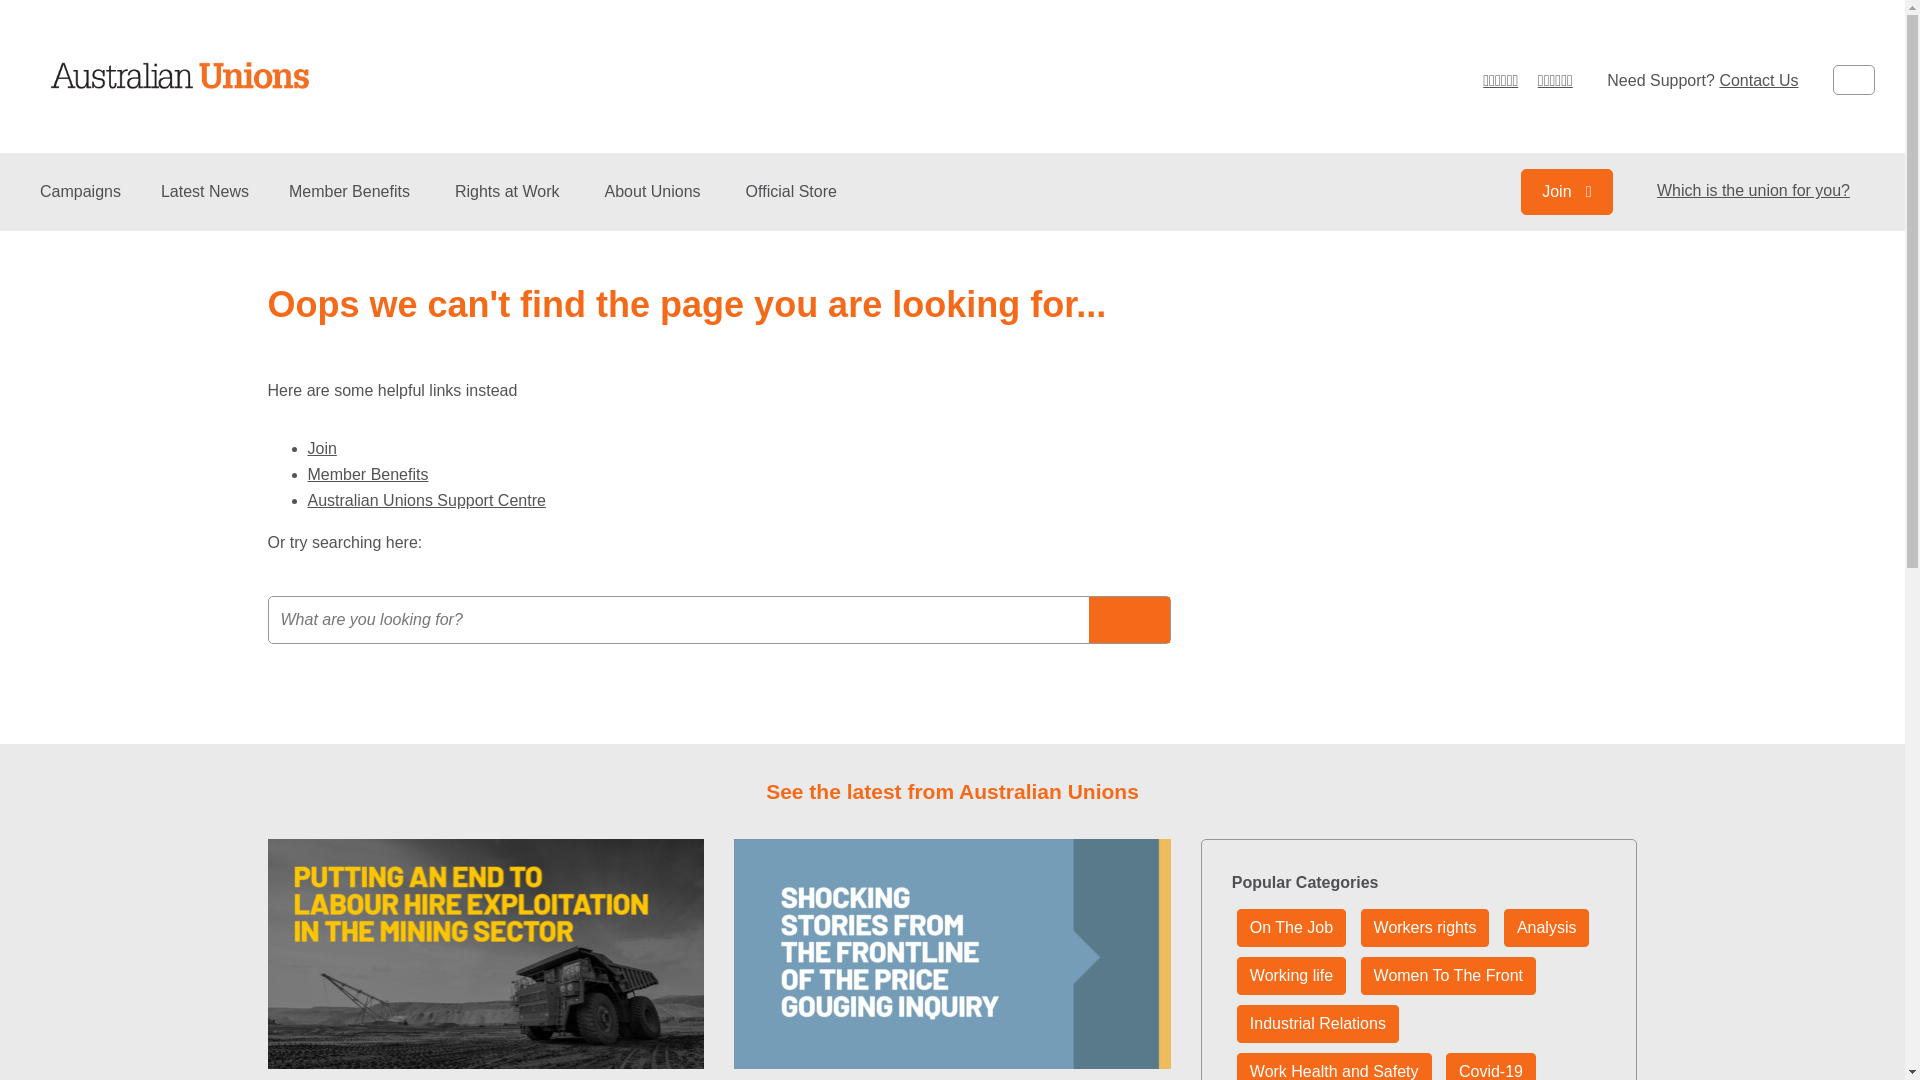  I want to click on 'Working life', so click(1291, 974).